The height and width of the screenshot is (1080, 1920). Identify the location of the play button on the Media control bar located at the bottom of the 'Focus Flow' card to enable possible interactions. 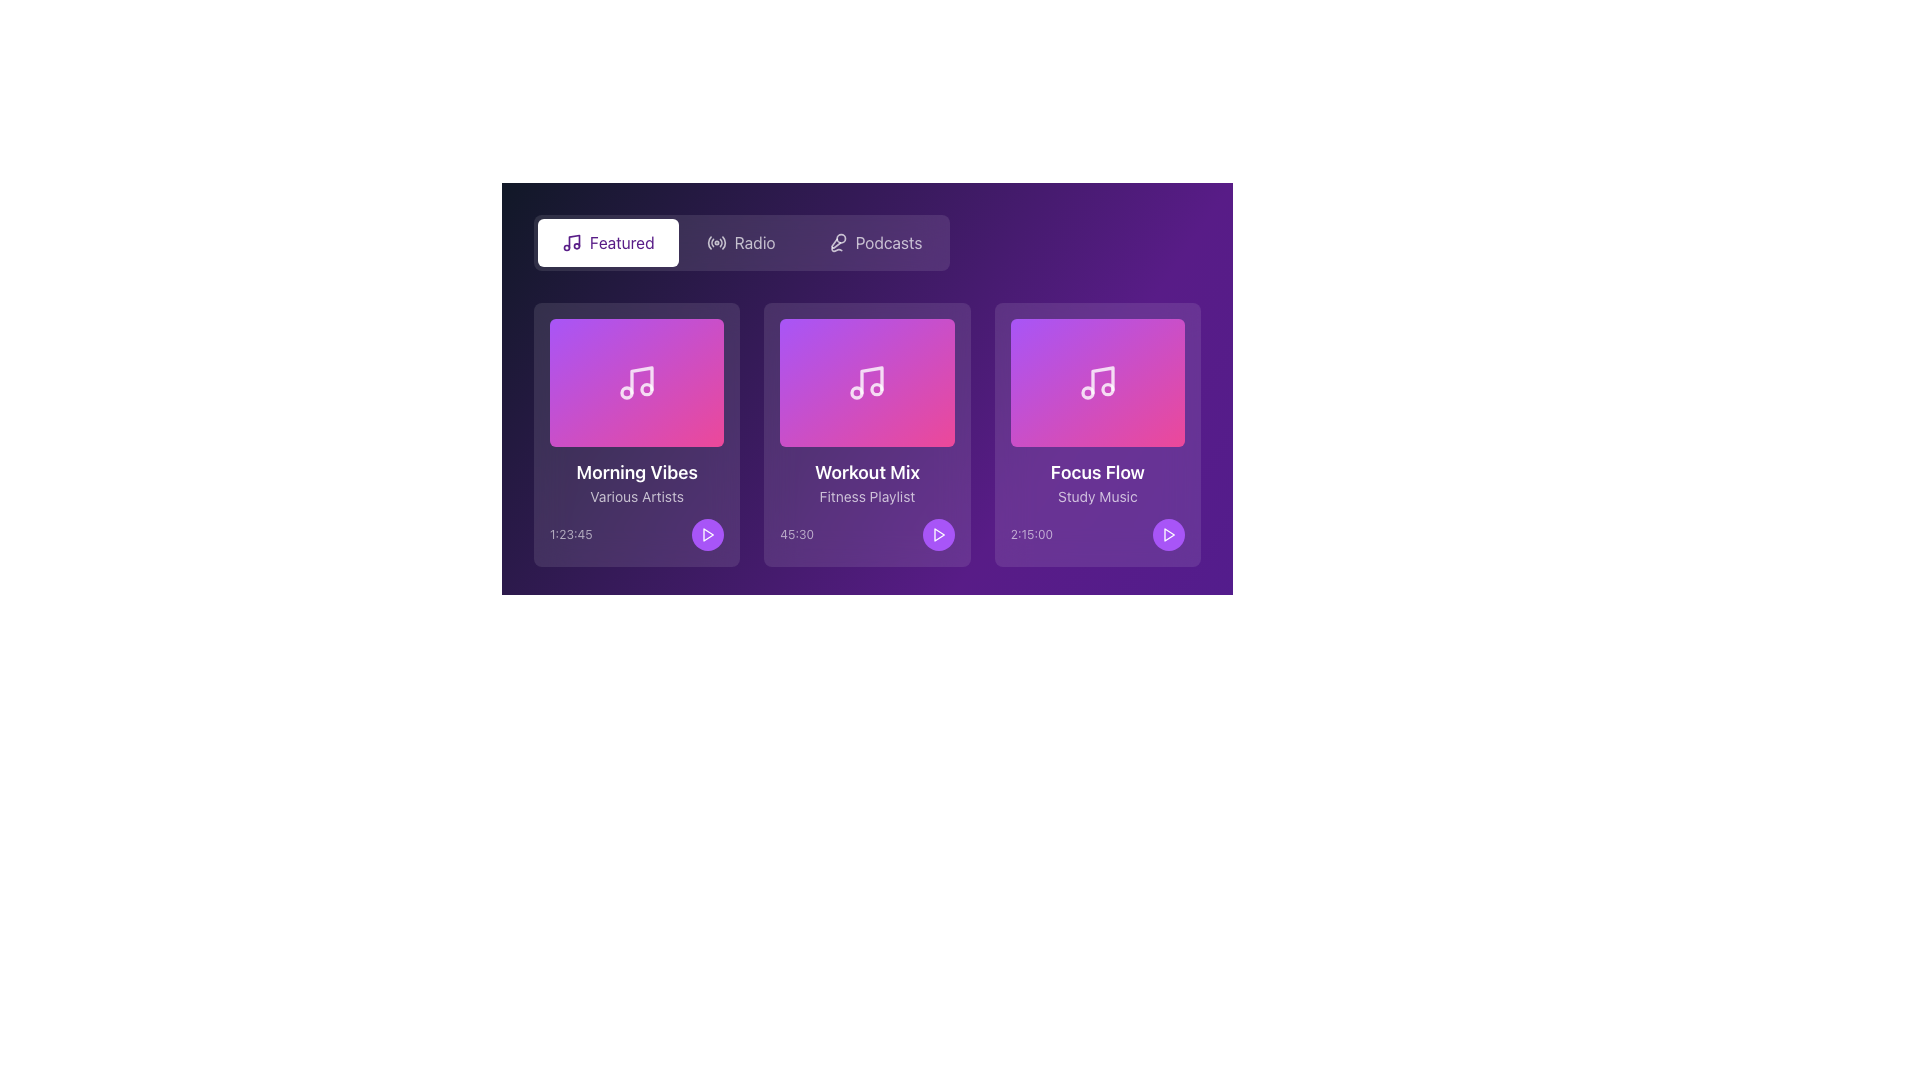
(1096, 534).